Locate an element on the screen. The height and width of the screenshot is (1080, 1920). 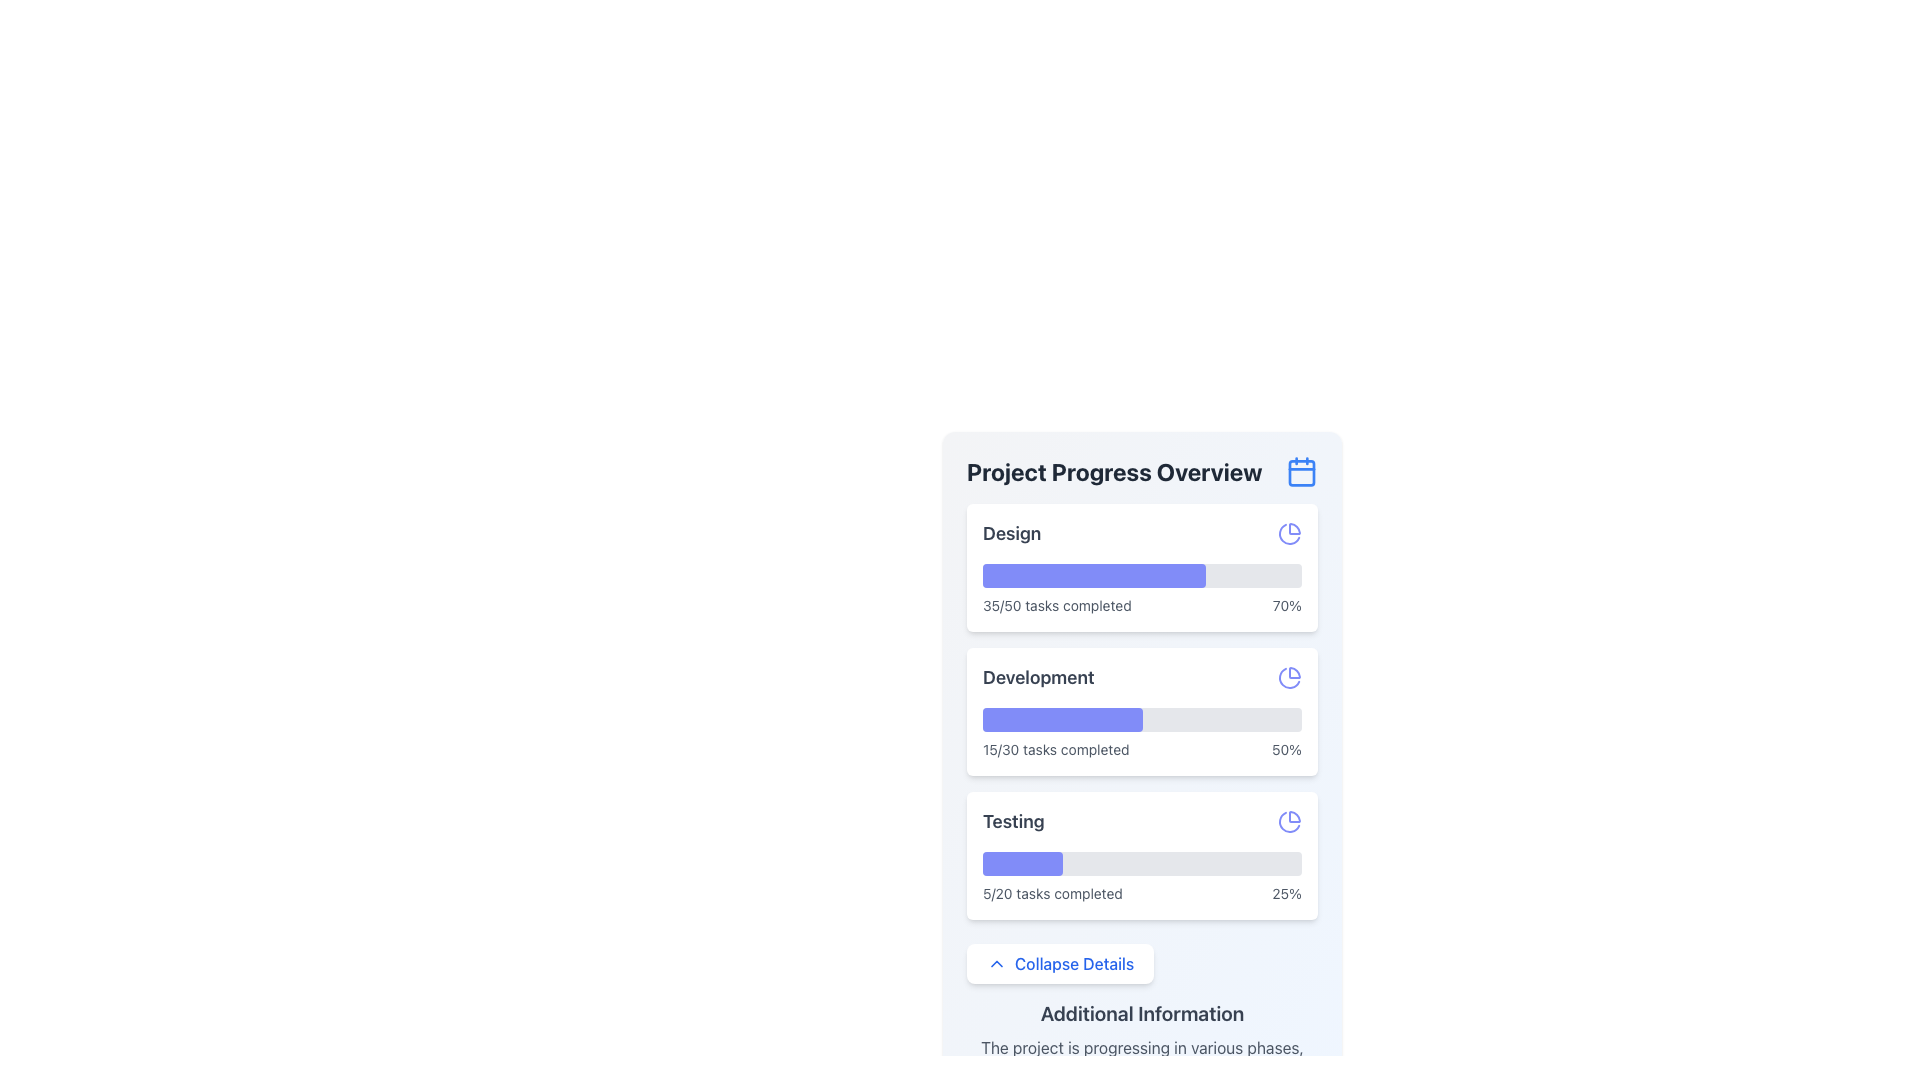
numeric percentage value displayed in the Text Label indicating progress, which shows '25%' in dark gray within the 'Testing' section of the 'Project Progress Overview' interface is located at coordinates (1287, 893).